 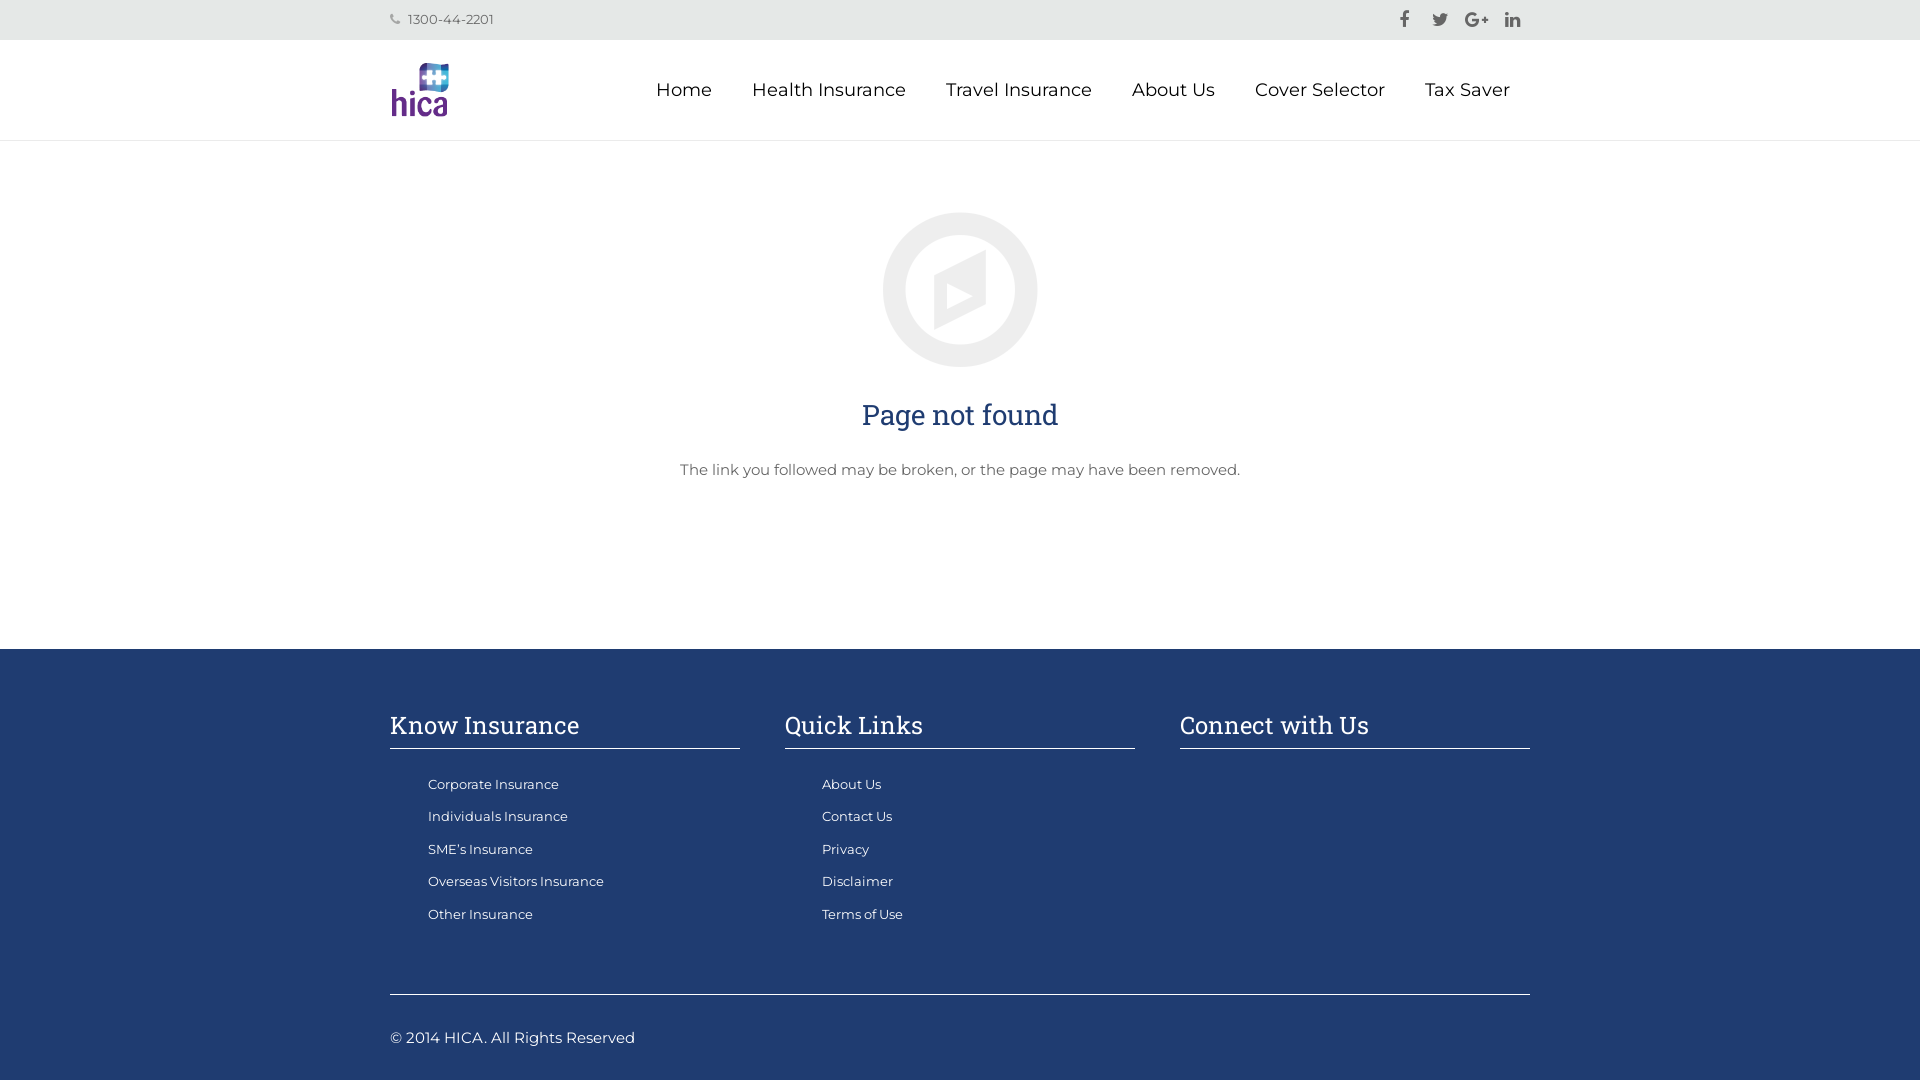 I want to click on 'Disclaimer', so click(x=821, y=879).